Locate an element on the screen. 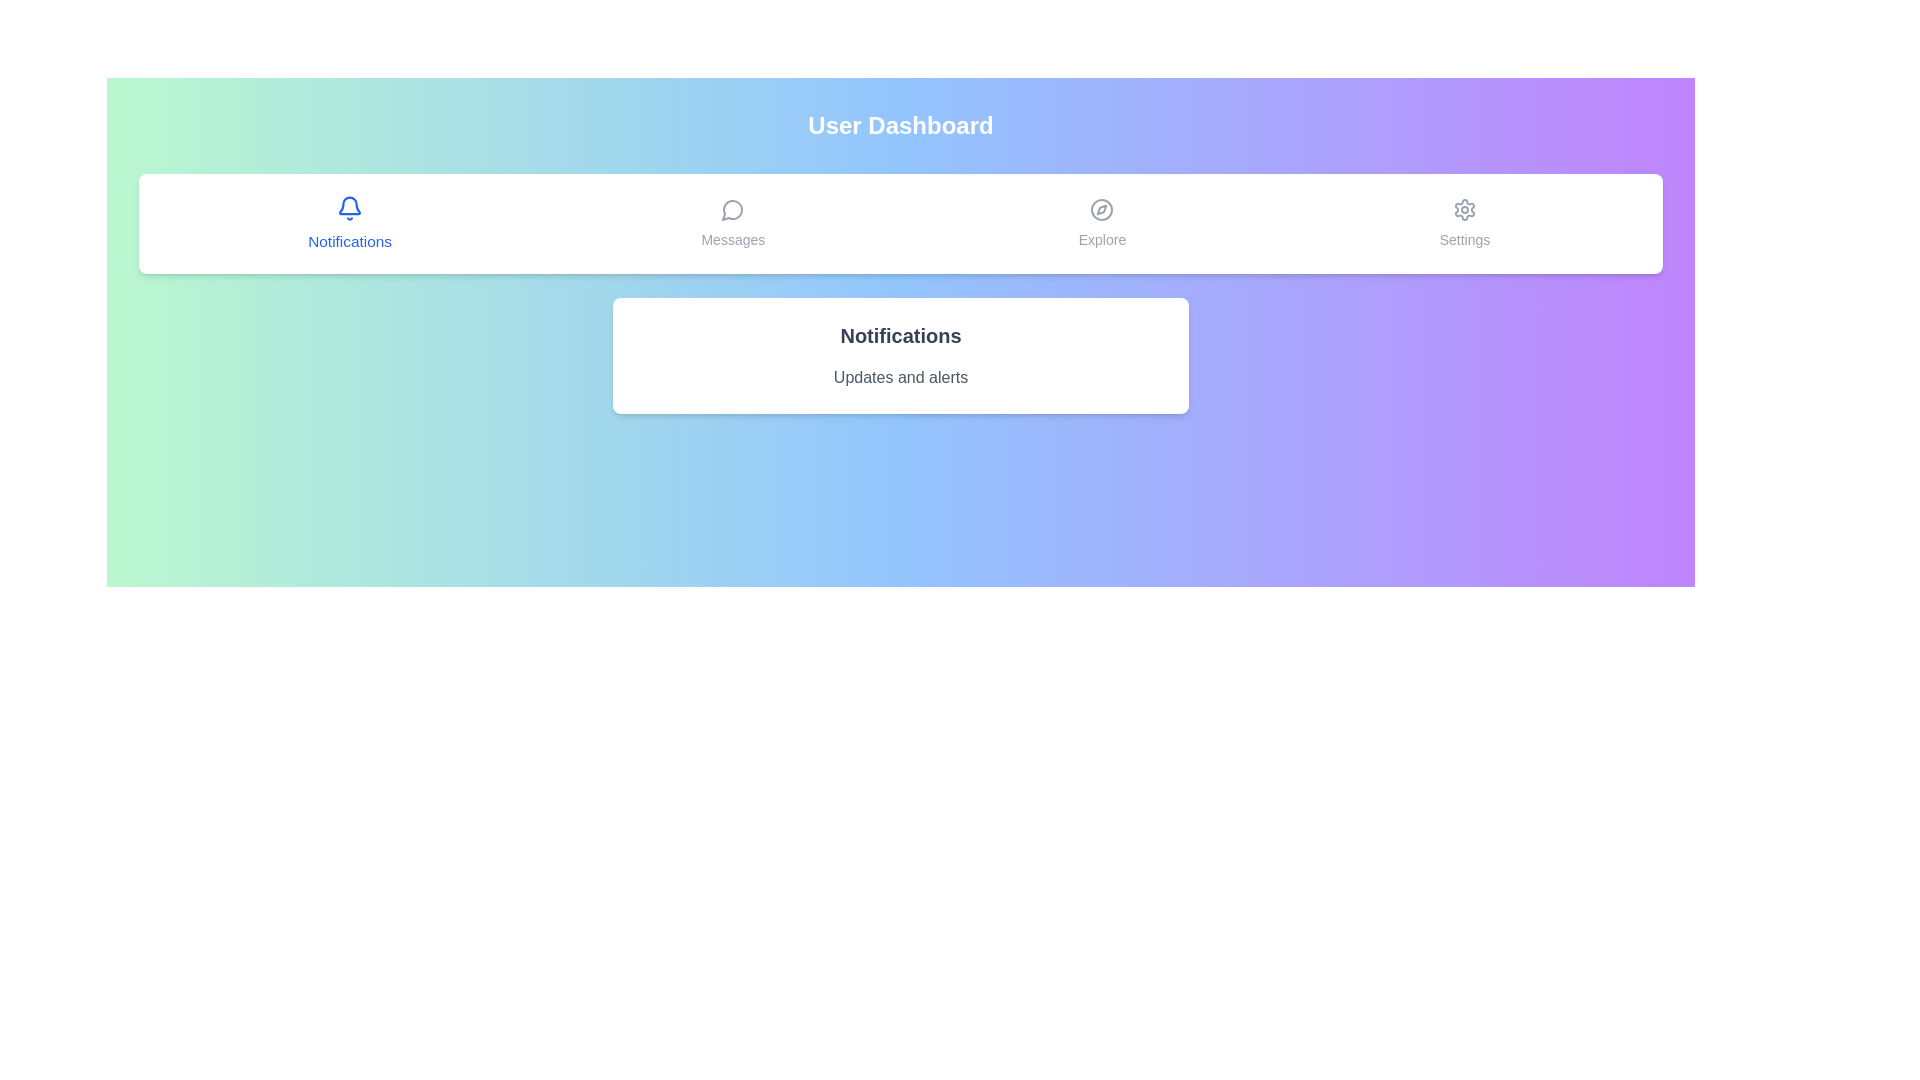 This screenshot has width=1920, height=1080. the Notifications tab to switch the content is located at coordinates (349, 223).